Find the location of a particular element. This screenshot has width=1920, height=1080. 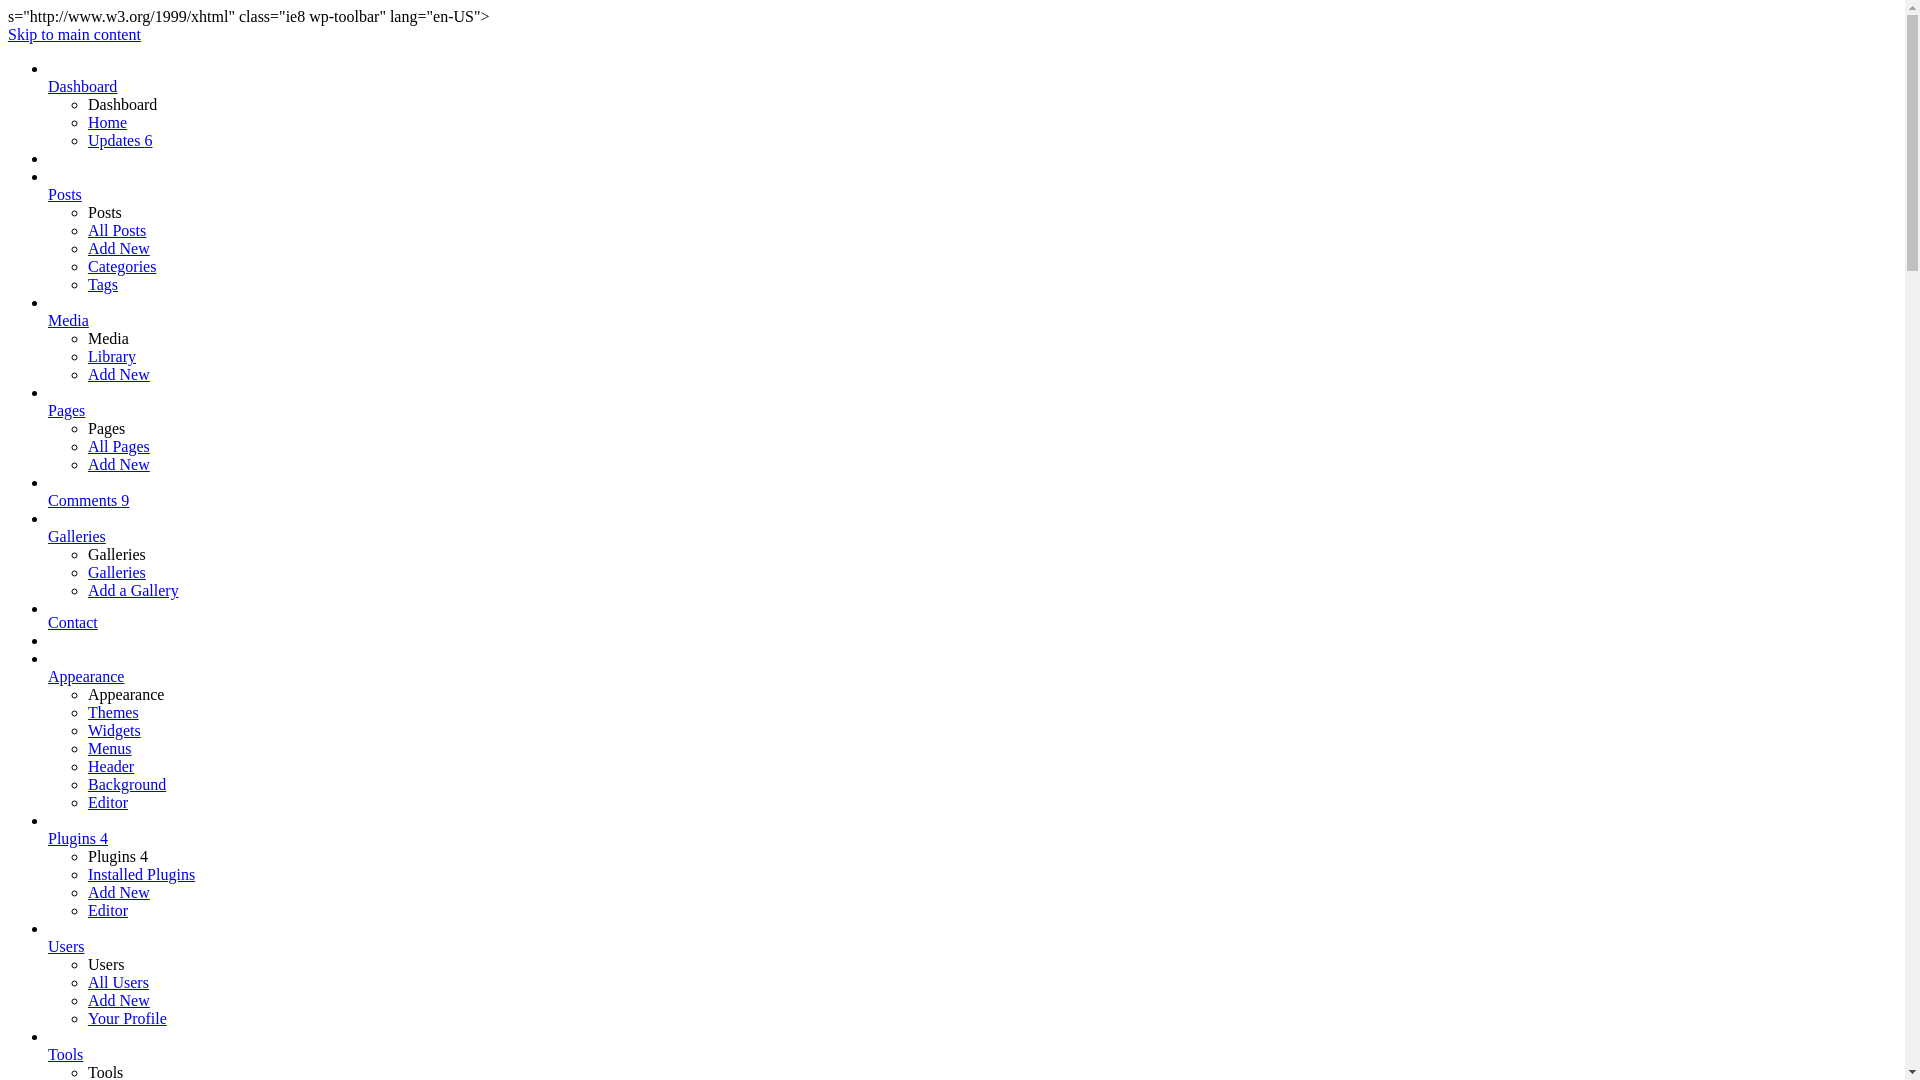

'Pages' is located at coordinates (48, 401).